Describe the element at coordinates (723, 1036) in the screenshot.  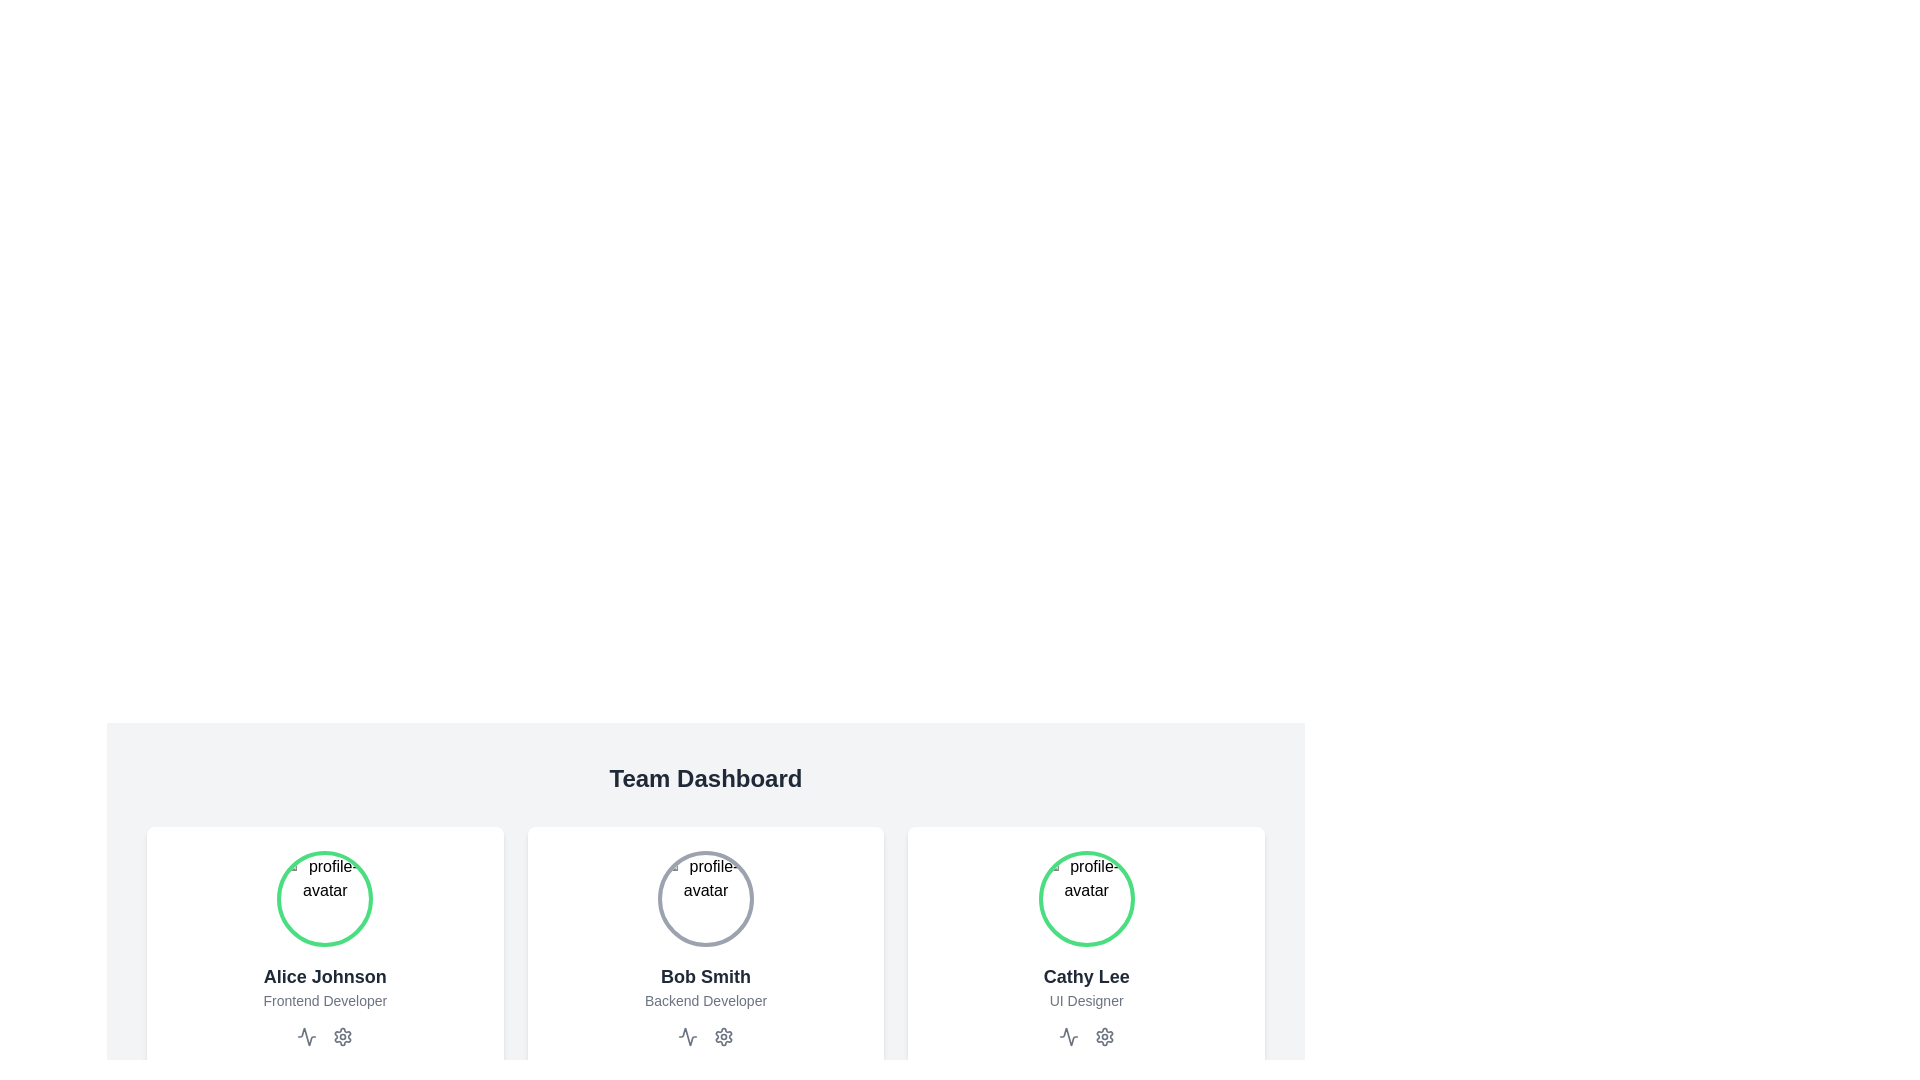
I see `the gear icon button, which signifies settings and is located under the user display for 'Bob Smith', to change its color to blue` at that location.